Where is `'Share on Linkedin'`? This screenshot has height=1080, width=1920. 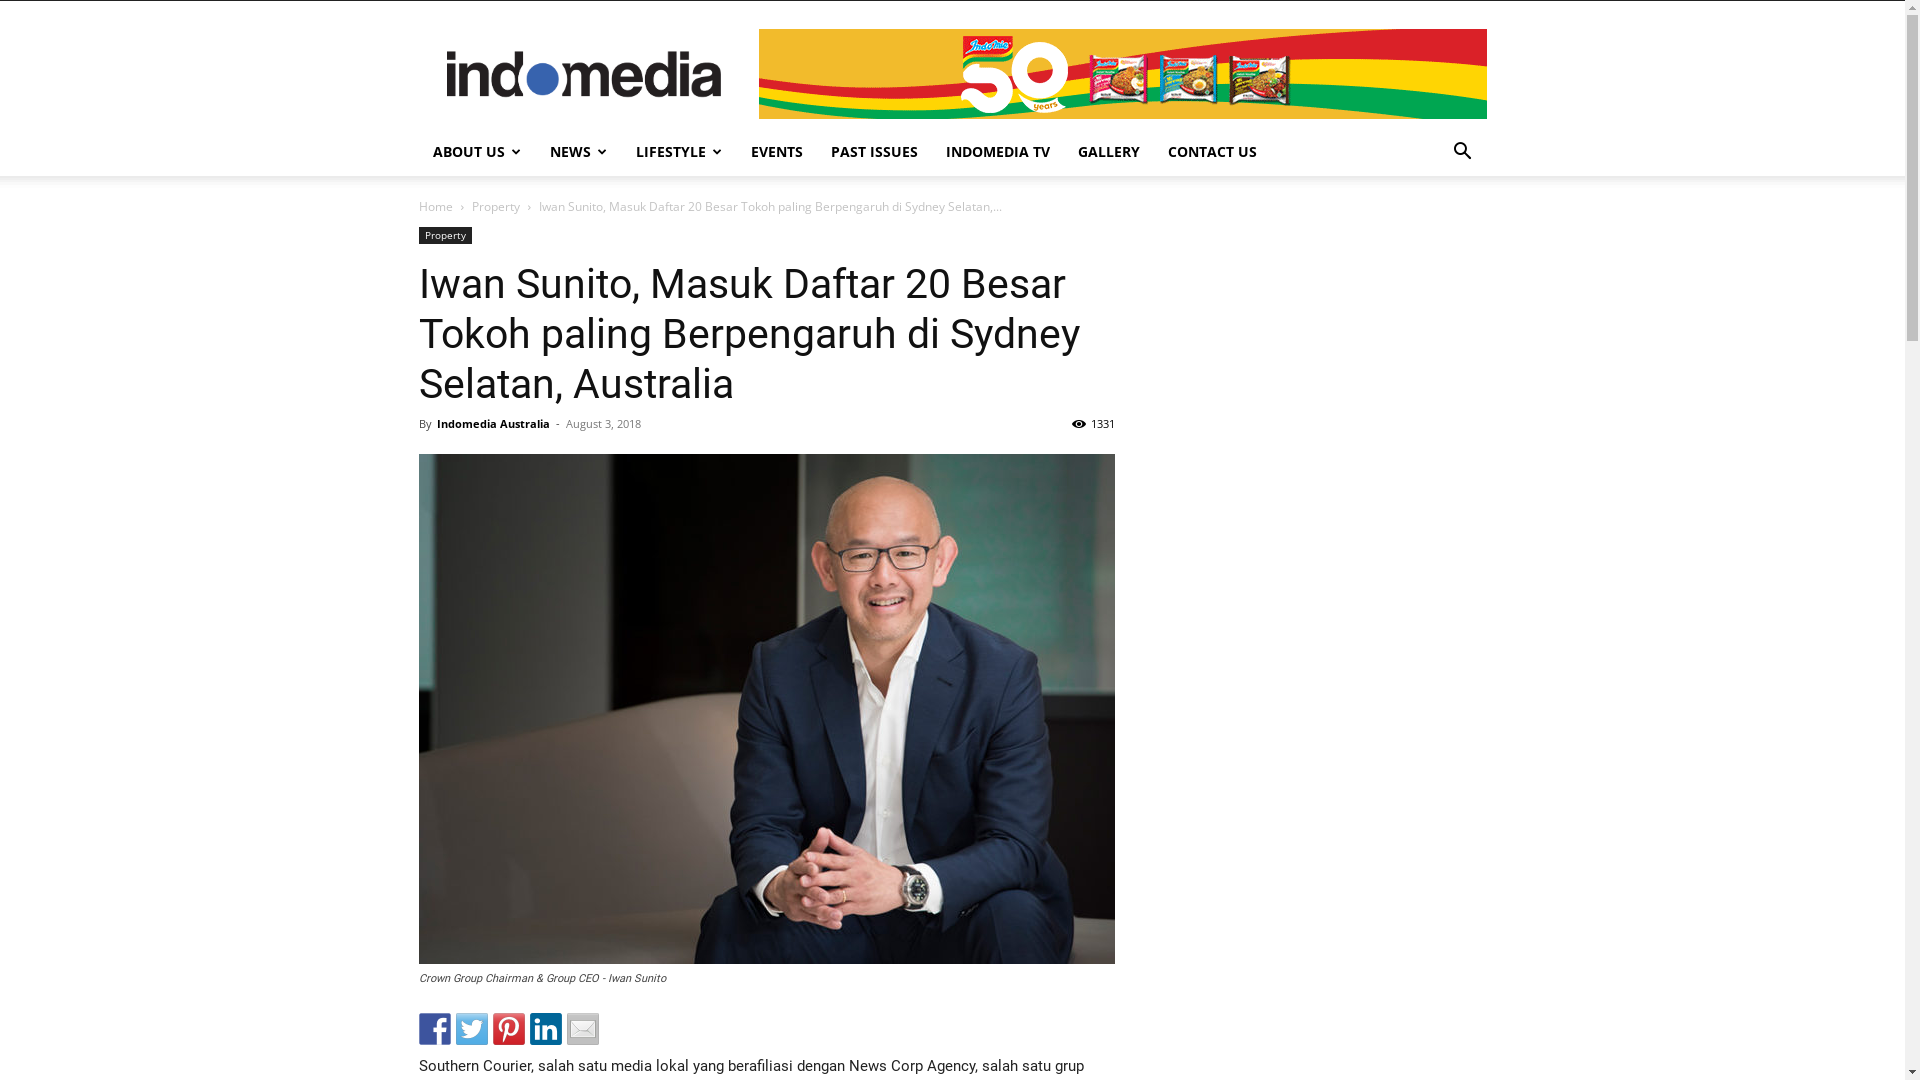
'Share on Linkedin' is located at coordinates (529, 1029).